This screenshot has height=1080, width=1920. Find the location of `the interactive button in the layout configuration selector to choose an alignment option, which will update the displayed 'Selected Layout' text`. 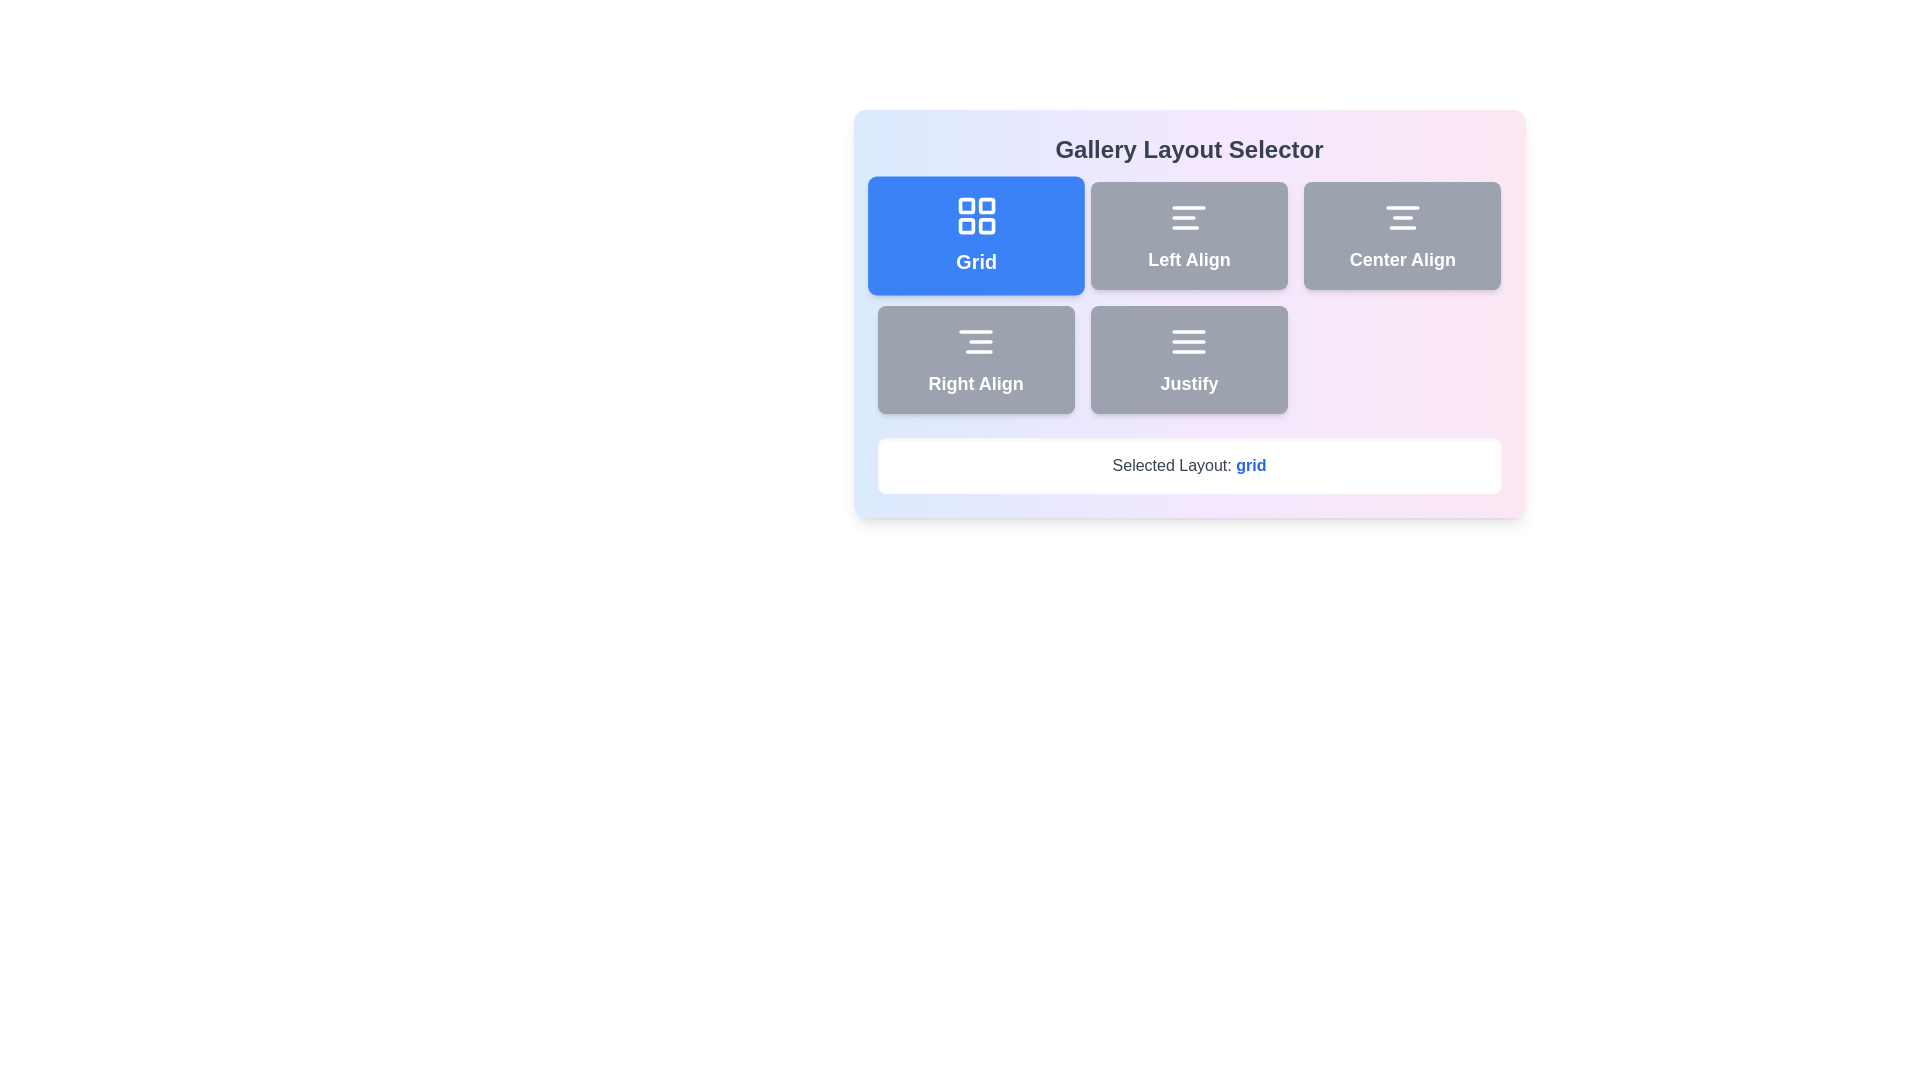

the interactive button in the layout configuration selector to choose an alignment option, which will update the displayed 'Selected Layout' text is located at coordinates (1189, 313).